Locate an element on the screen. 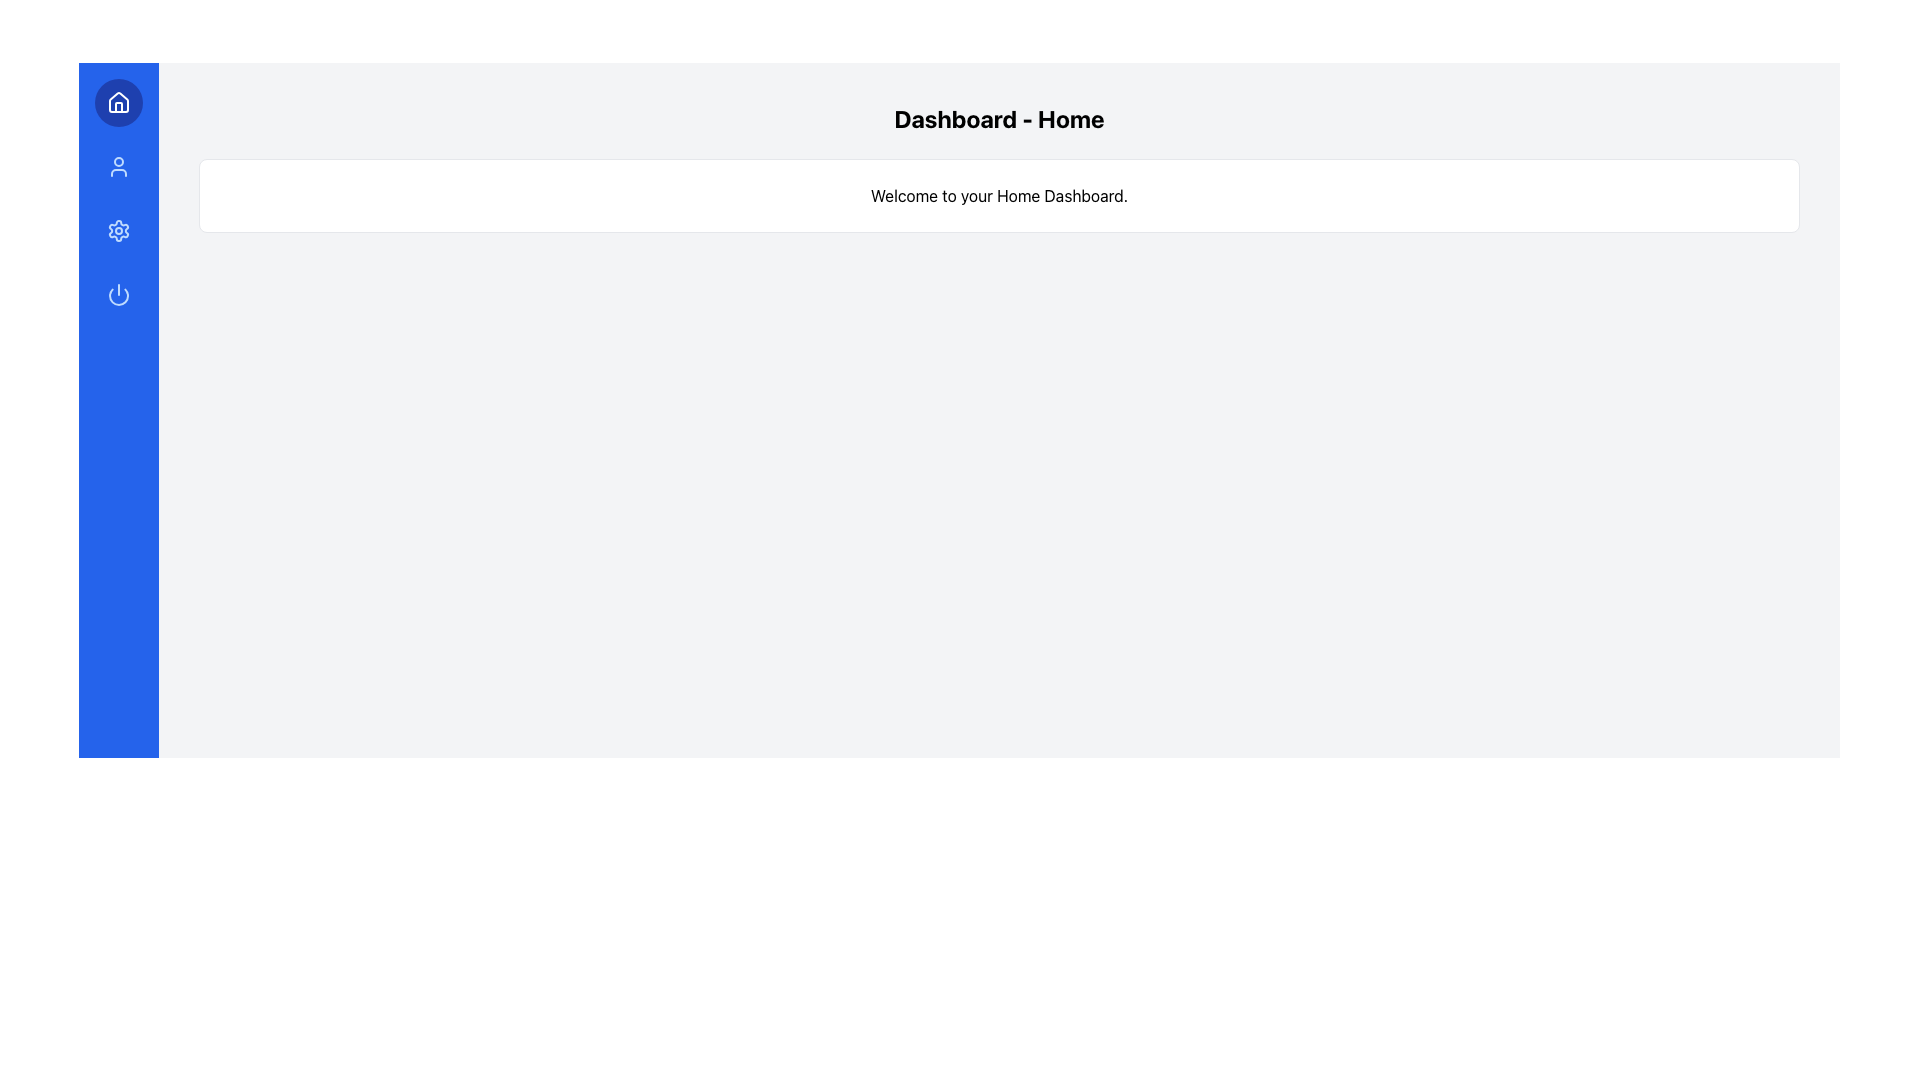  the circular blue button with a white house icon located at the top of the vertical navigation bar for keyboard interaction is located at coordinates (118, 103).